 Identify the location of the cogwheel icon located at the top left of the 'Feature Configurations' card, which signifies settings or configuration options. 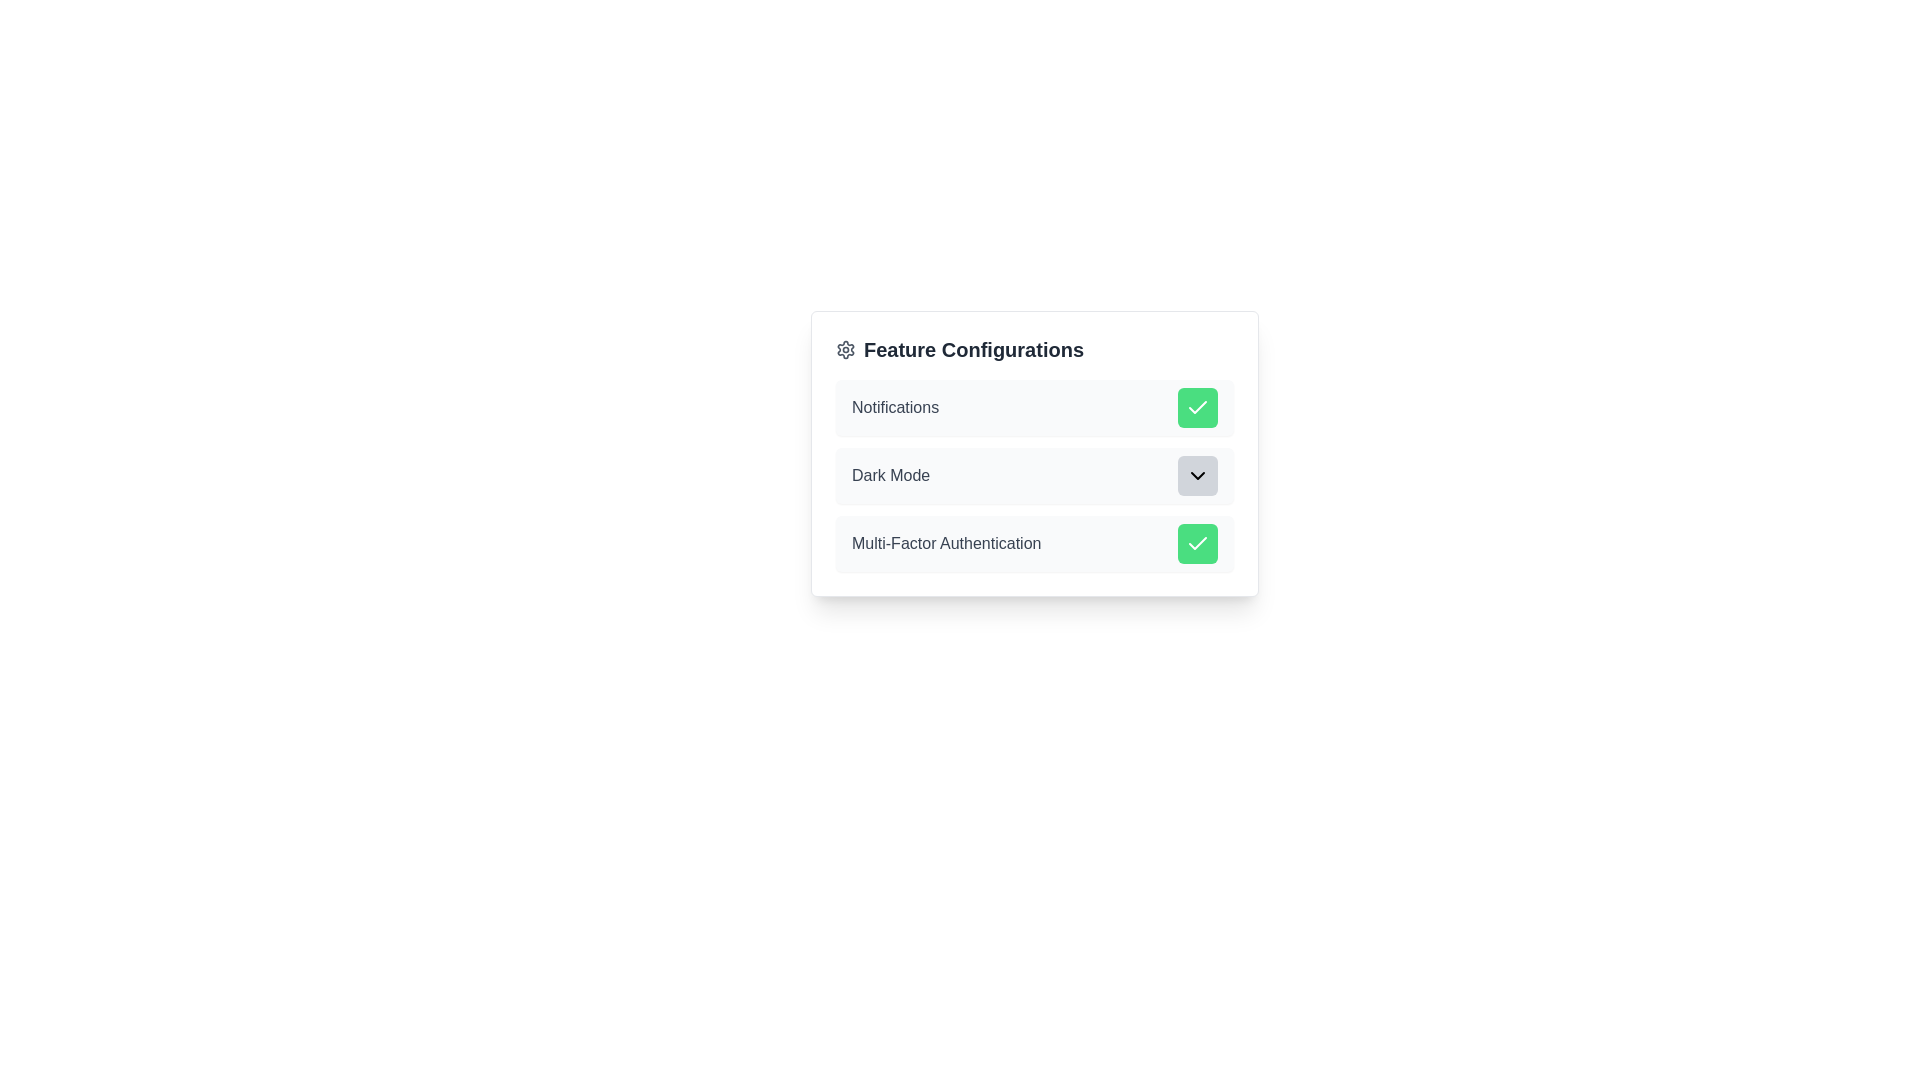
(845, 349).